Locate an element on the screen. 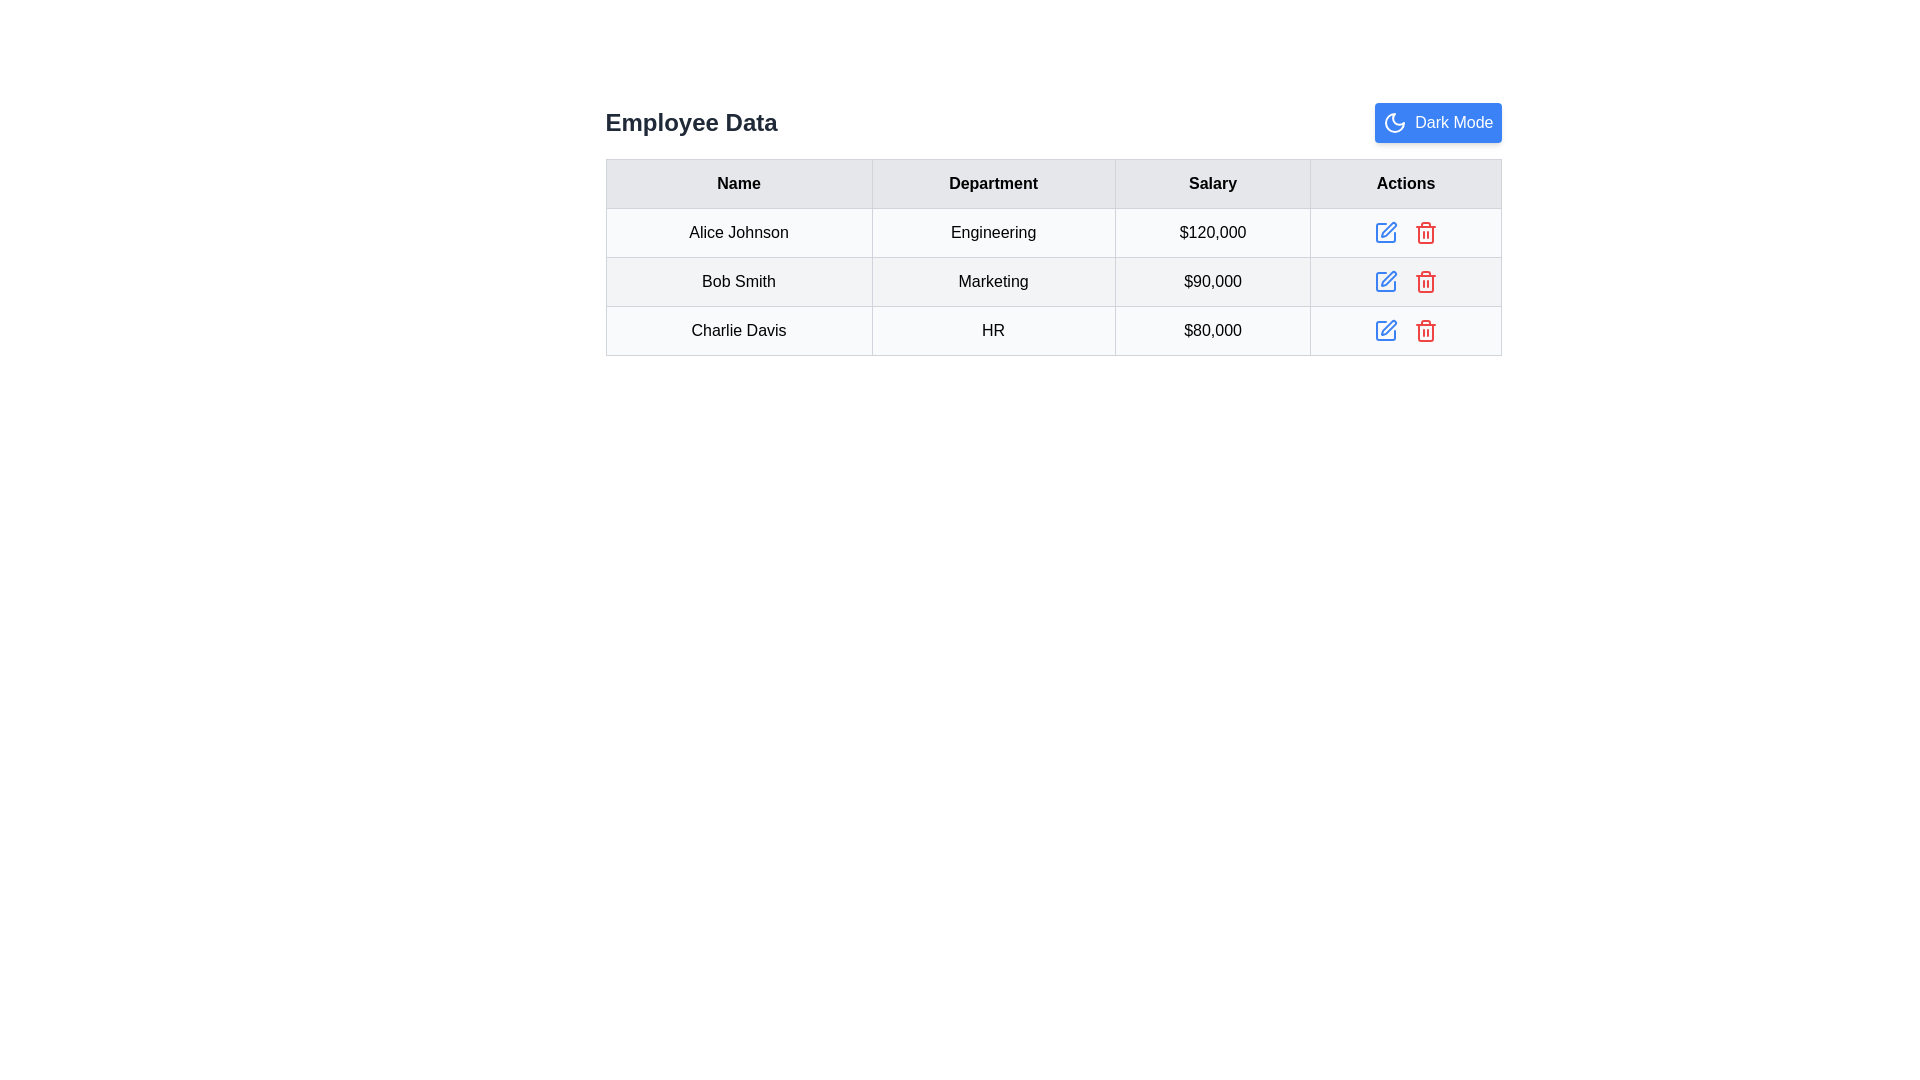 This screenshot has width=1920, height=1080. the non-interactive text display showing the department 'HR' for employee 'Charlie Davis', located in the third row of the department column is located at coordinates (993, 330).